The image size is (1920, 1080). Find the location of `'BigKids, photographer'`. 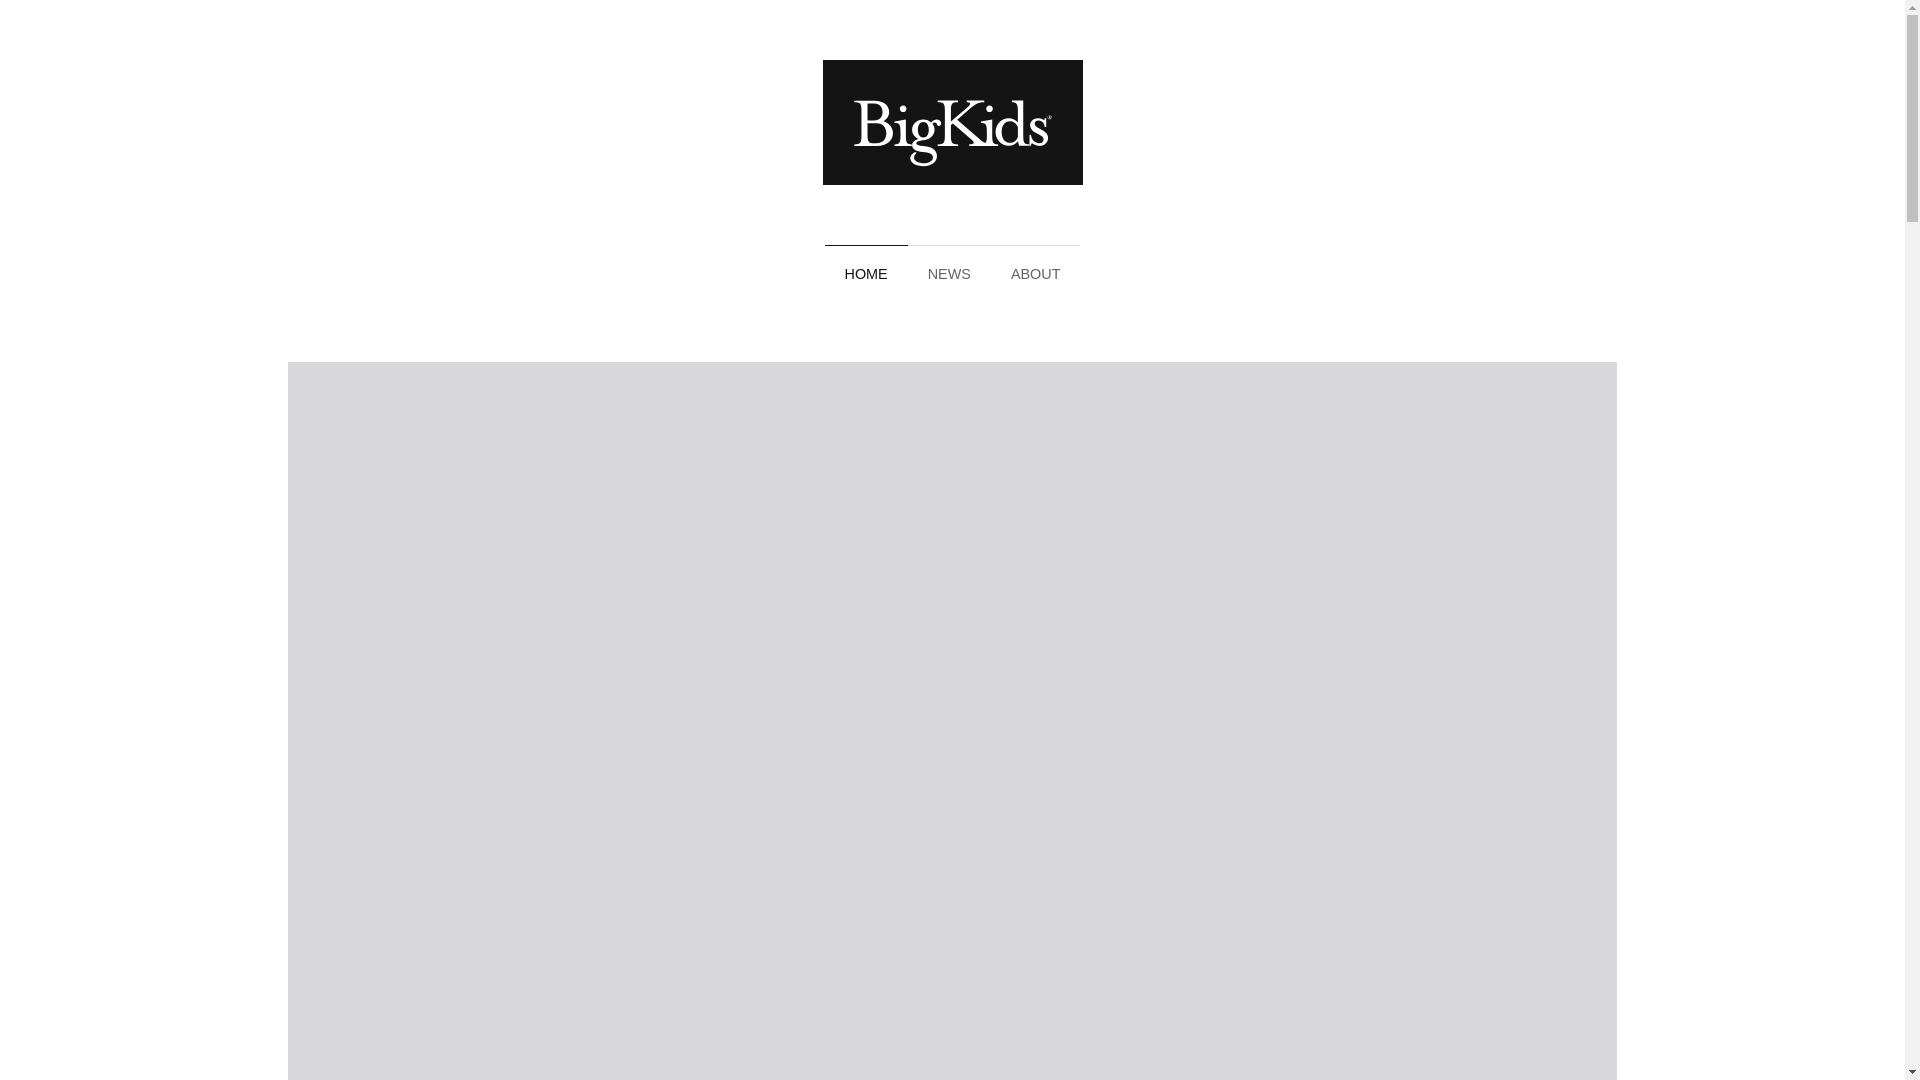

'BigKids, photographer' is located at coordinates (950, 122).